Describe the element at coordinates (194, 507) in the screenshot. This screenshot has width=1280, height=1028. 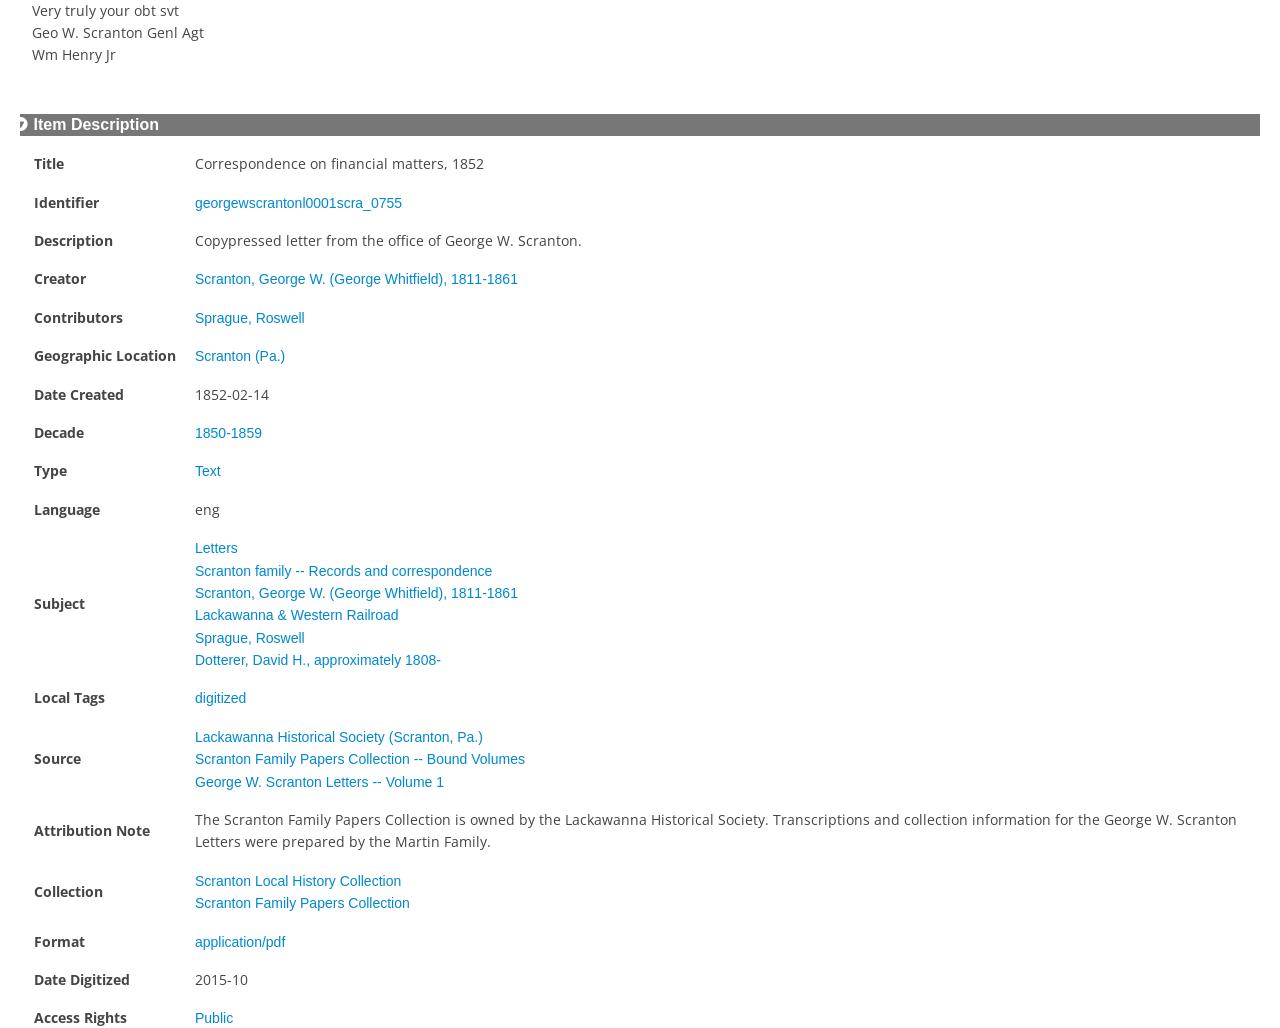
I see `'eng'` at that location.